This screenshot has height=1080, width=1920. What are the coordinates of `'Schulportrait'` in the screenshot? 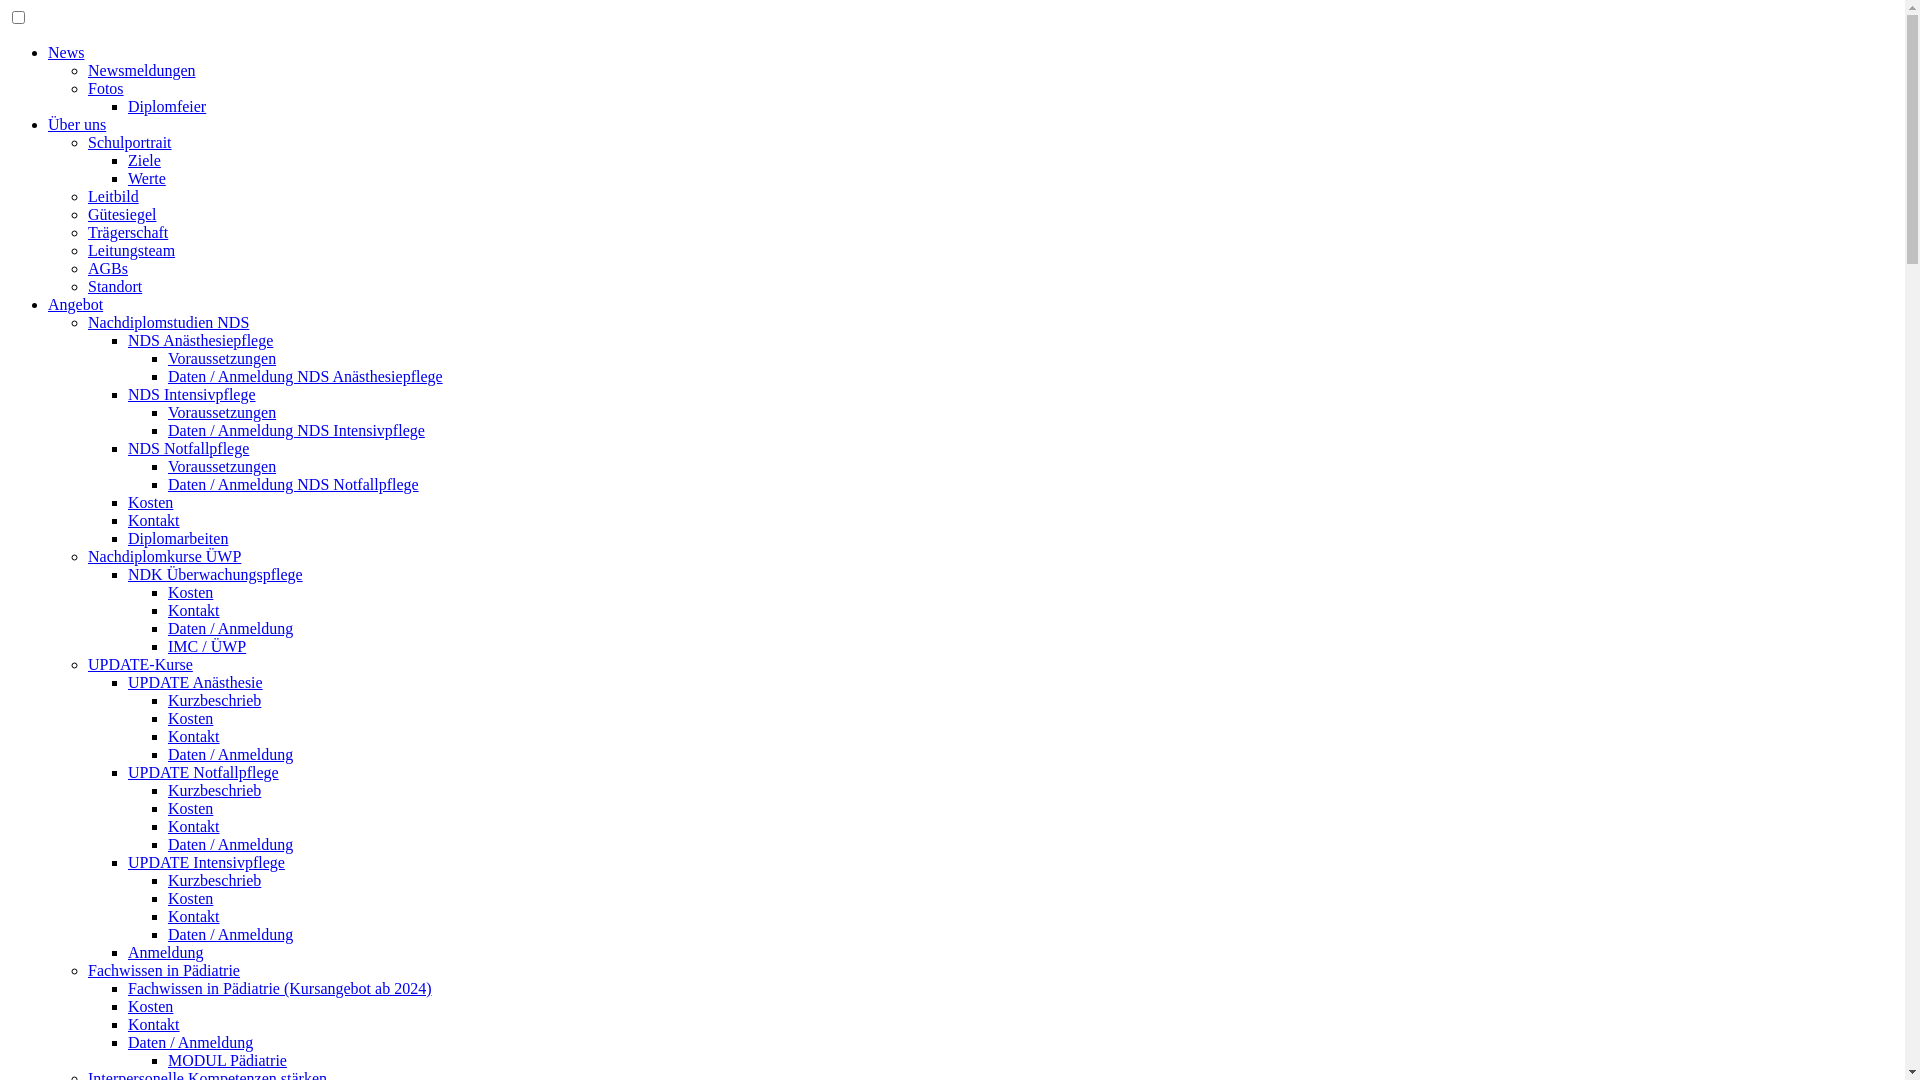 It's located at (128, 141).